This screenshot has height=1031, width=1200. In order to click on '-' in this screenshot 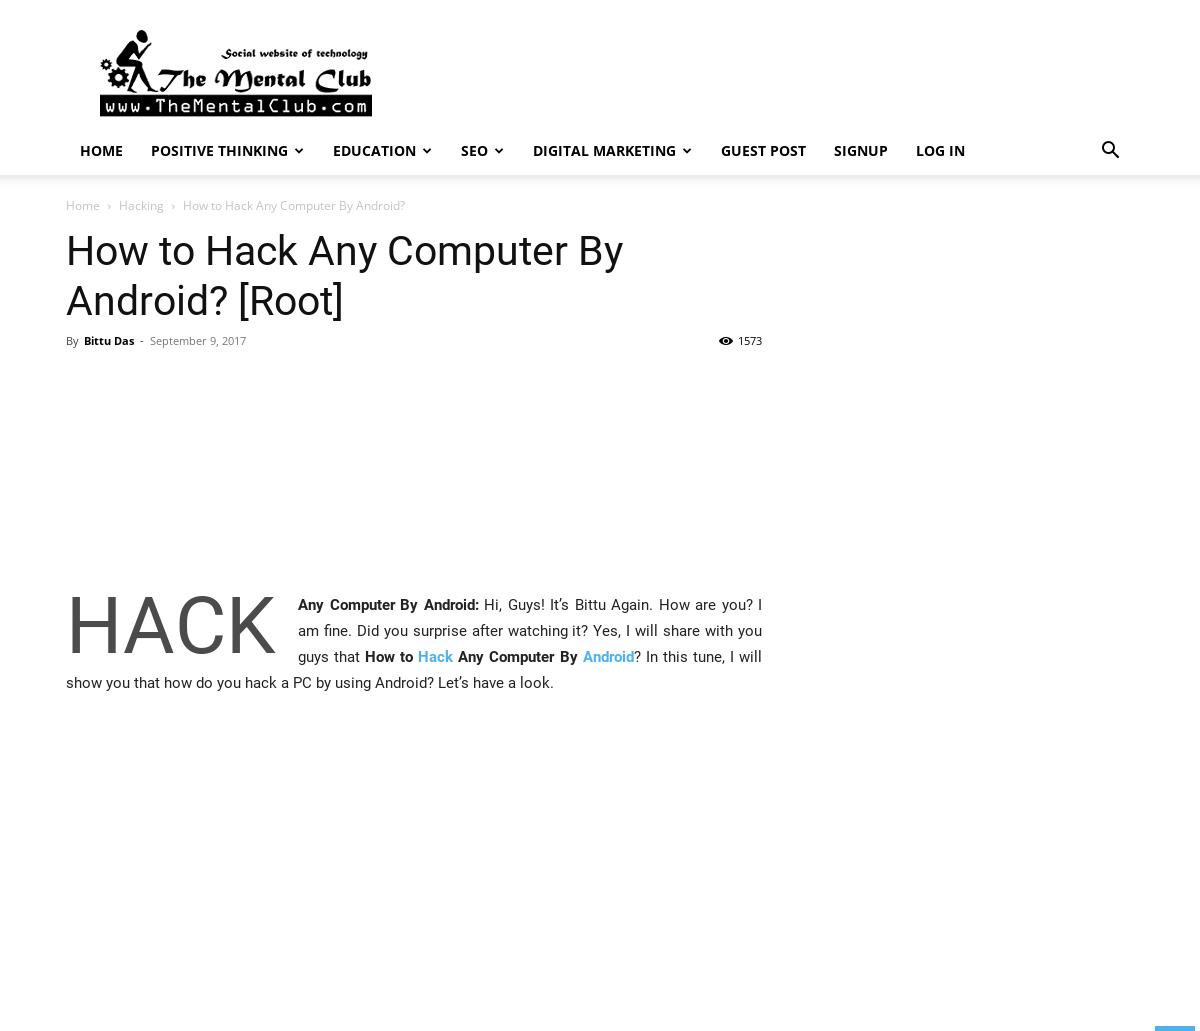, I will do `click(140, 339)`.